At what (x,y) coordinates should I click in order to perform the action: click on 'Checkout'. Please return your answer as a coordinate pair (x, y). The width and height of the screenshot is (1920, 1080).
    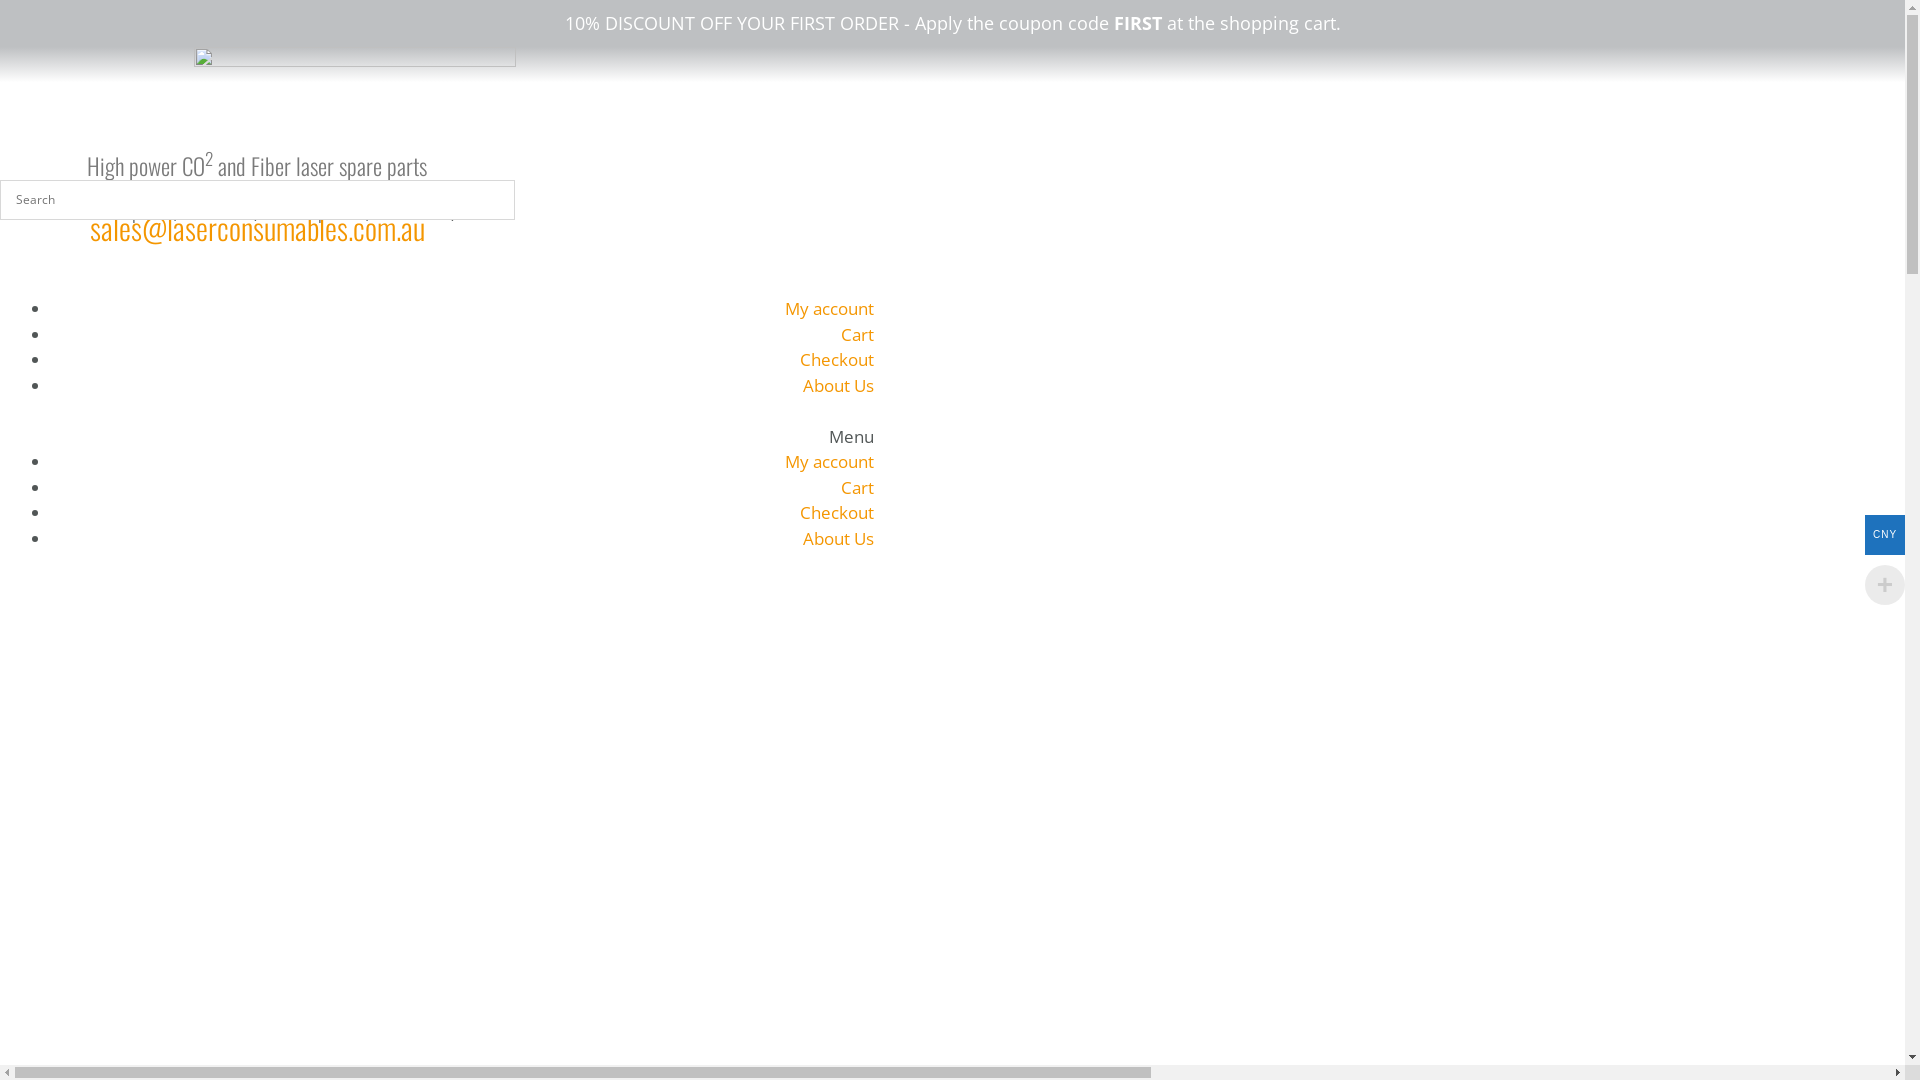
    Looking at the image, I should click on (836, 511).